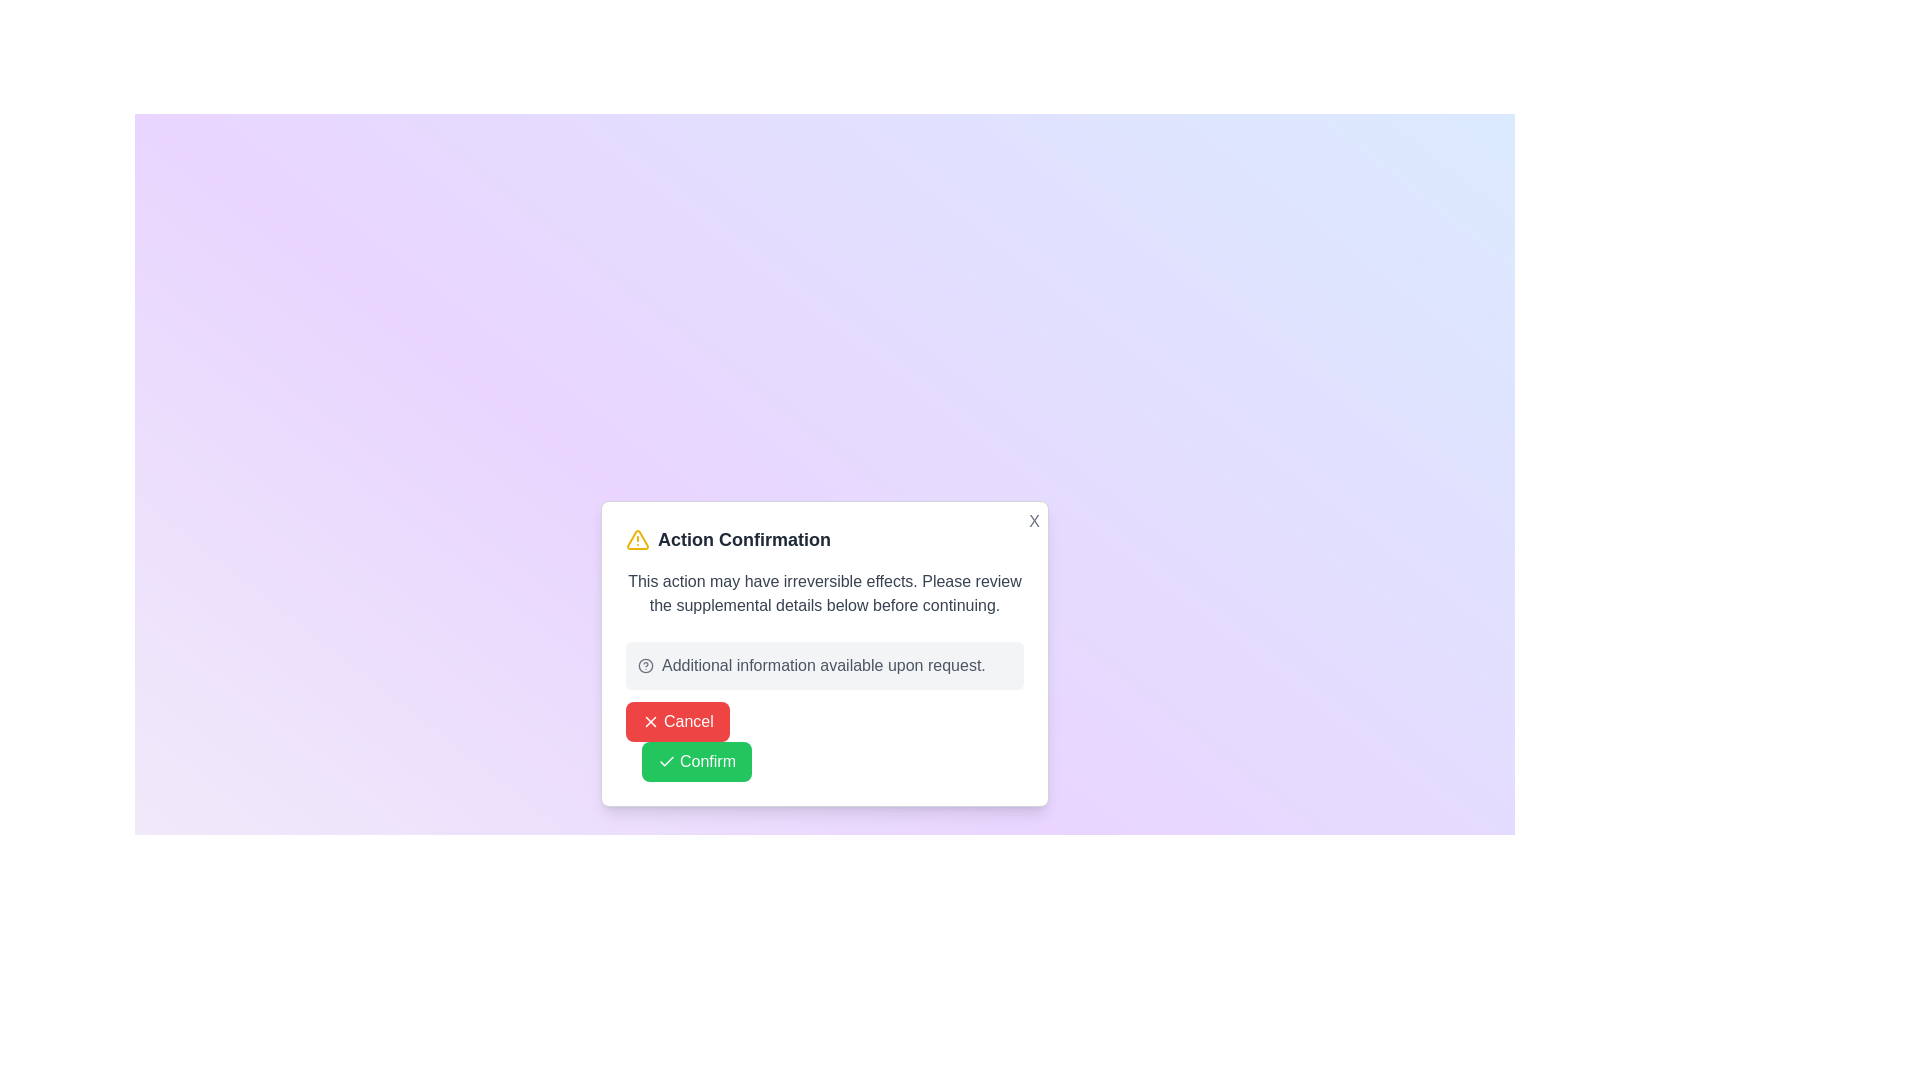 The image size is (1920, 1080). I want to click on the red 'Cancel' button with white text featuring an 'X' icon, so click(677, 721).